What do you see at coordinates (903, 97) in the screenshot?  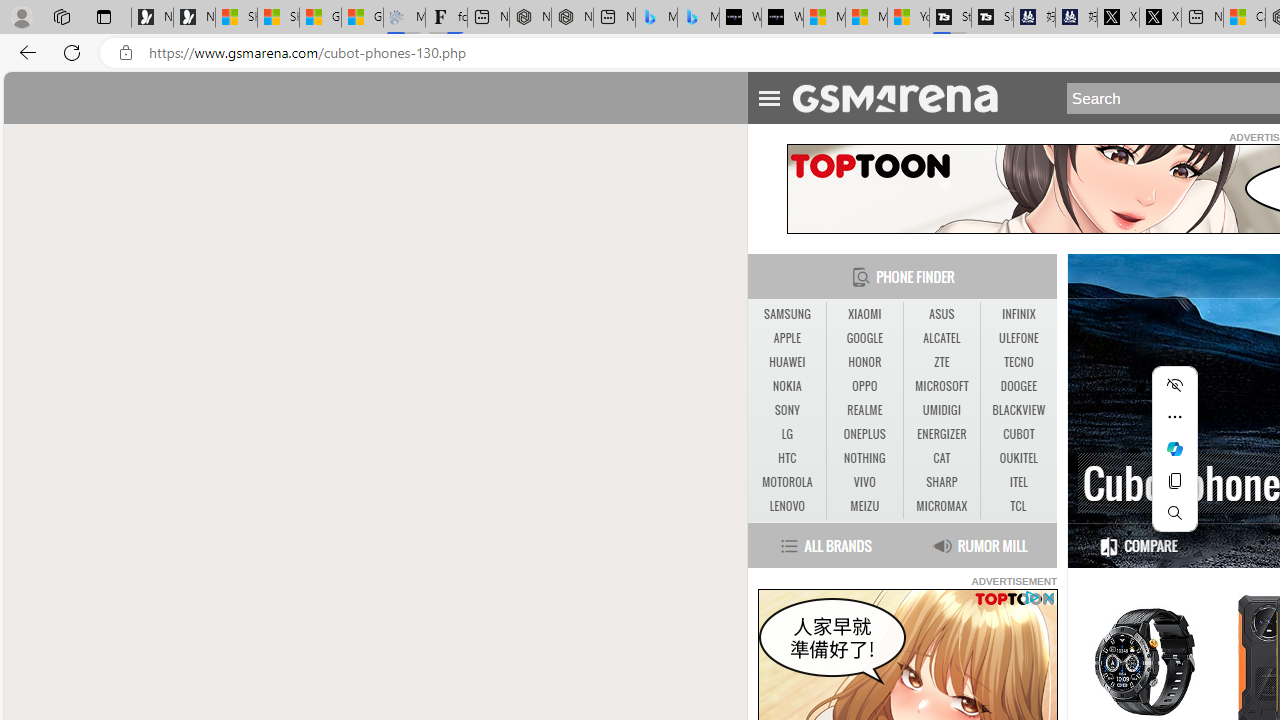 I see `'AutomationID: anchor'` at bounding box center [903, 97].